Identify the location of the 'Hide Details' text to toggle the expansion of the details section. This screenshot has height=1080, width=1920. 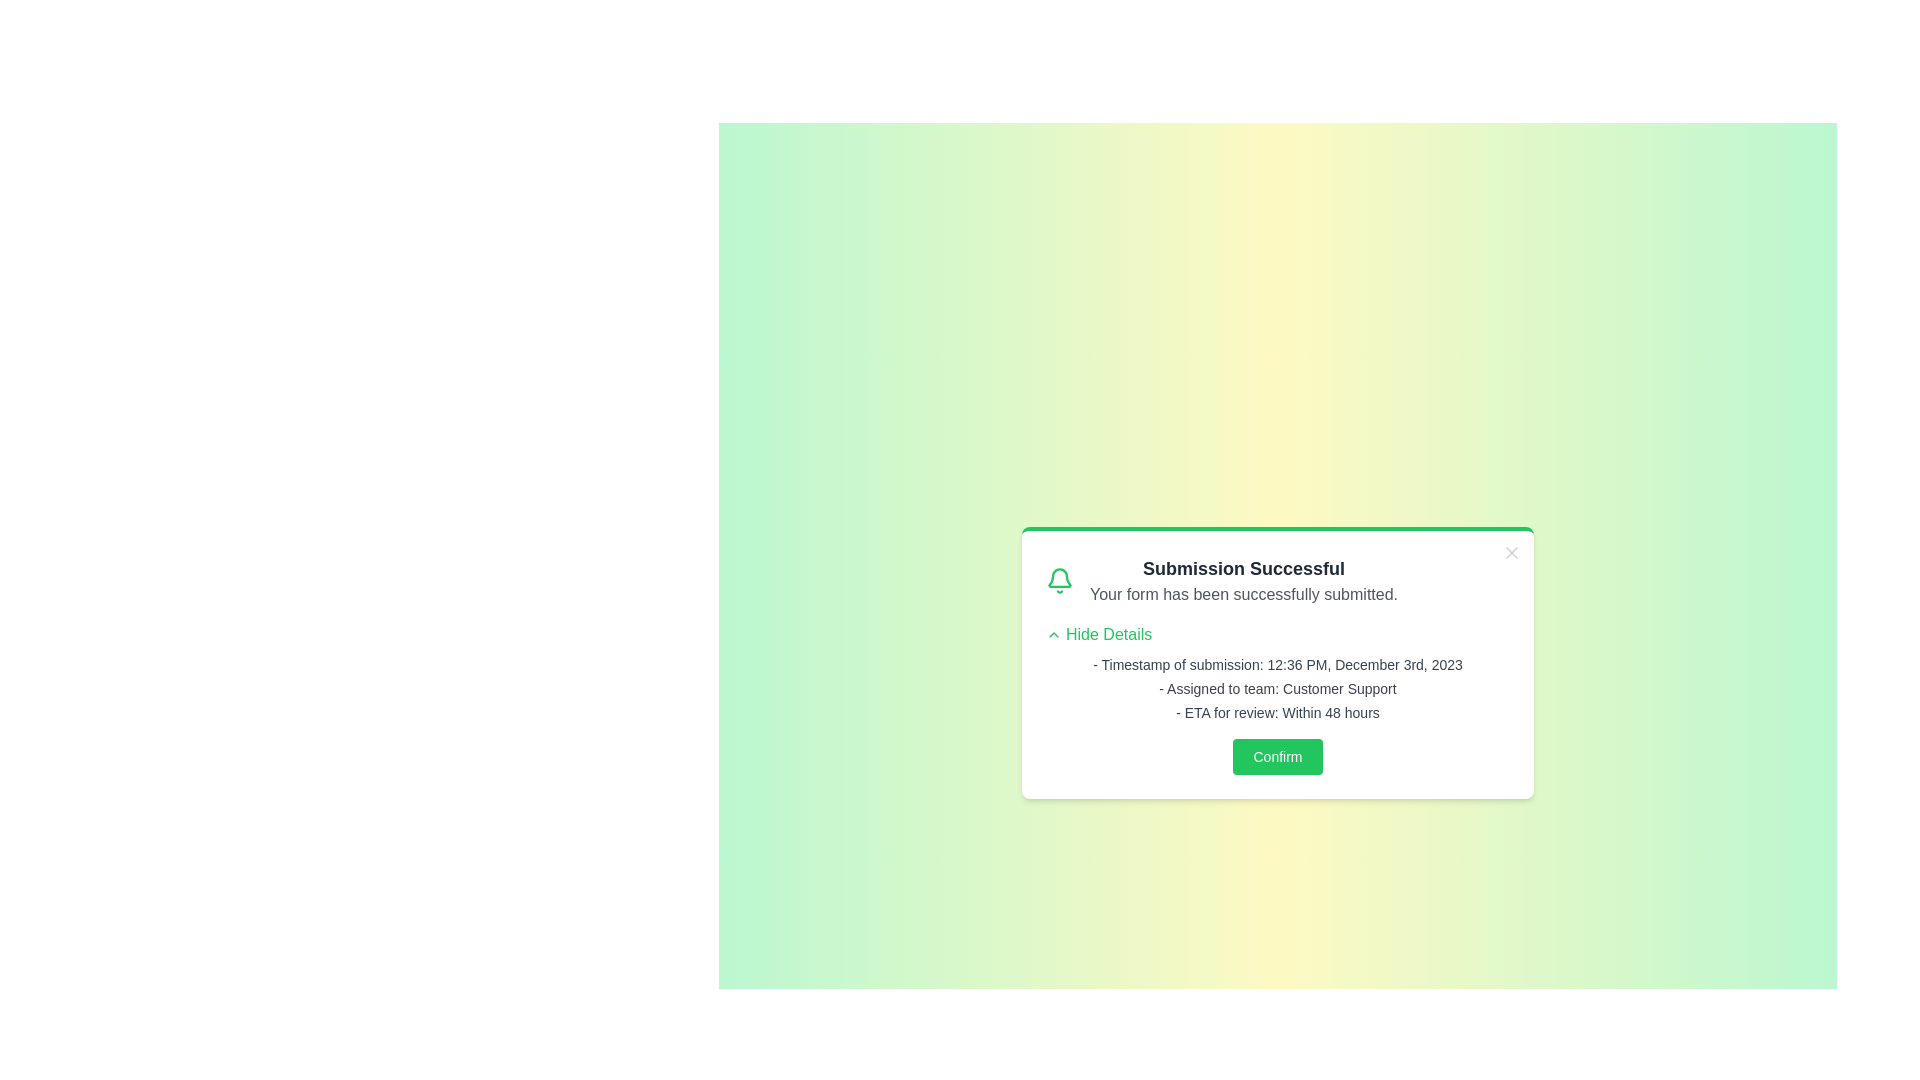
(1098, 635).